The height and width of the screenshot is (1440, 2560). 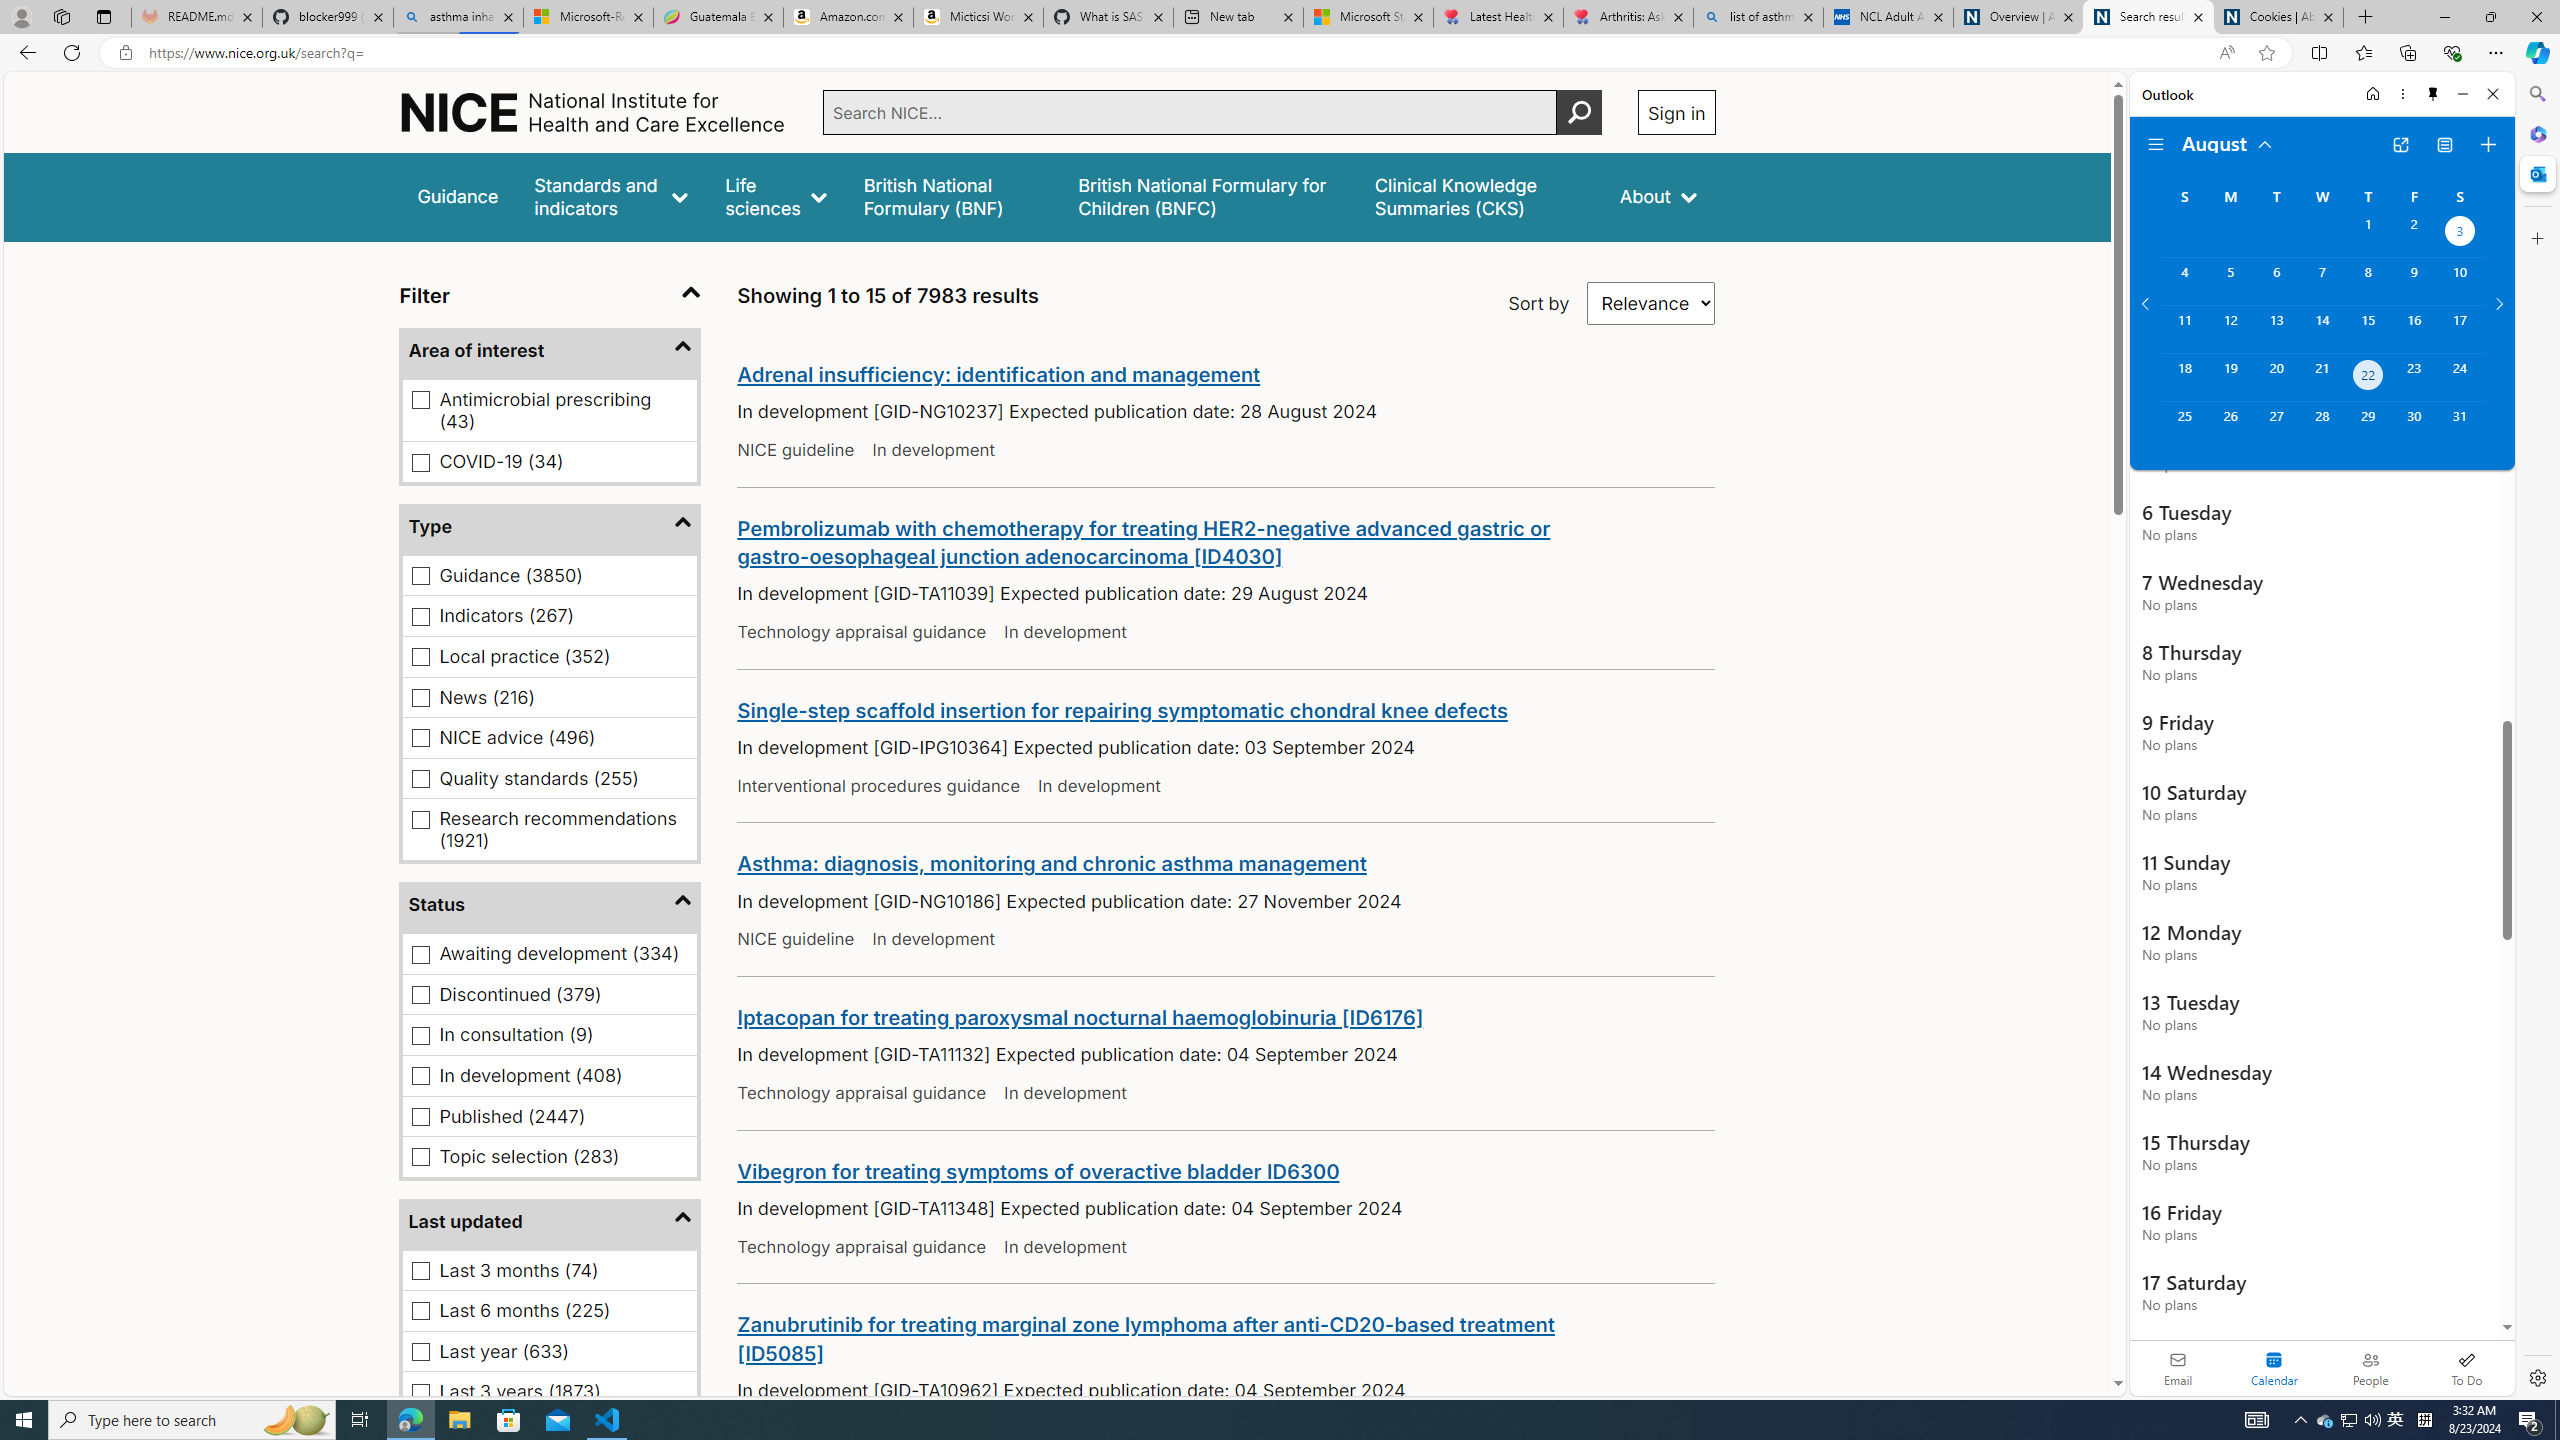 I want to click on 'Thursday, August 22, 2024. Today. ', so click(x=2368, y=376).